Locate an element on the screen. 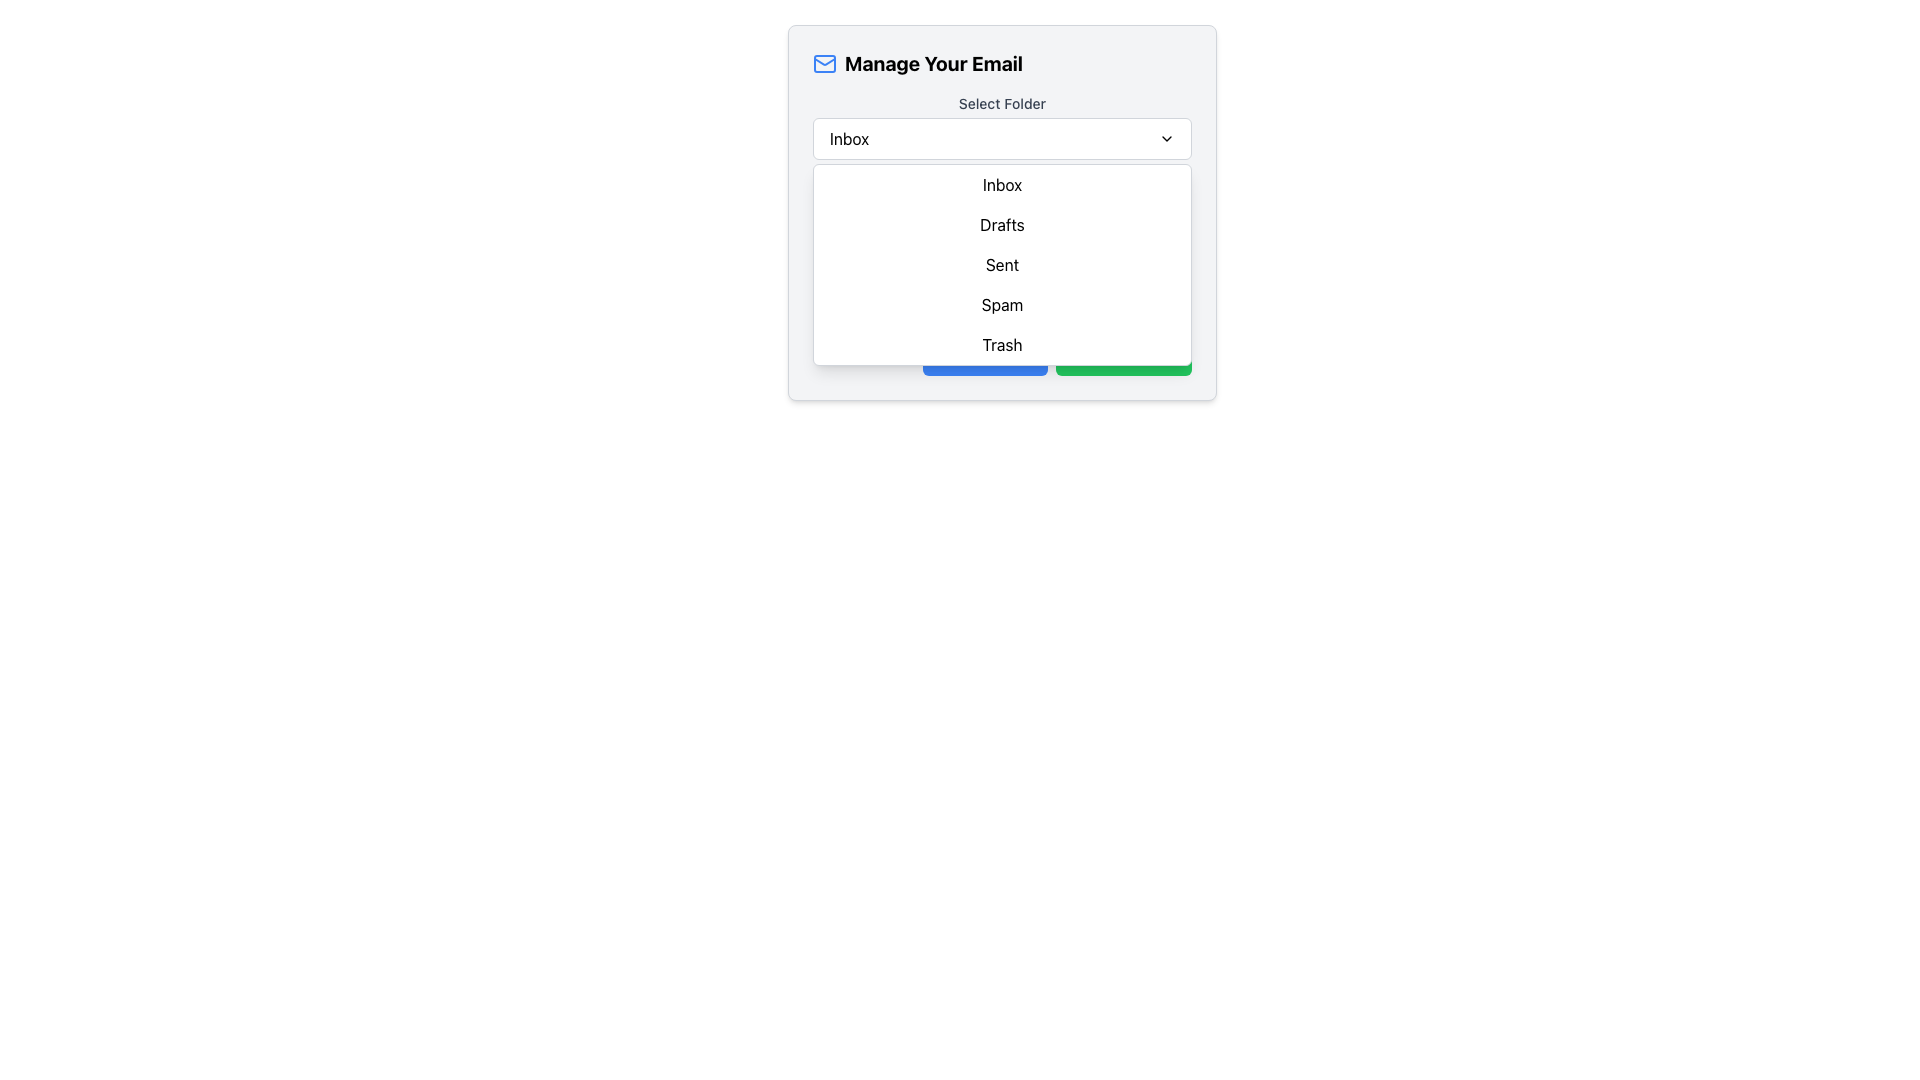  the 'Sent' folder item in the dropdown menu to trigger the hover effect is located at coordinates (1002, 264).